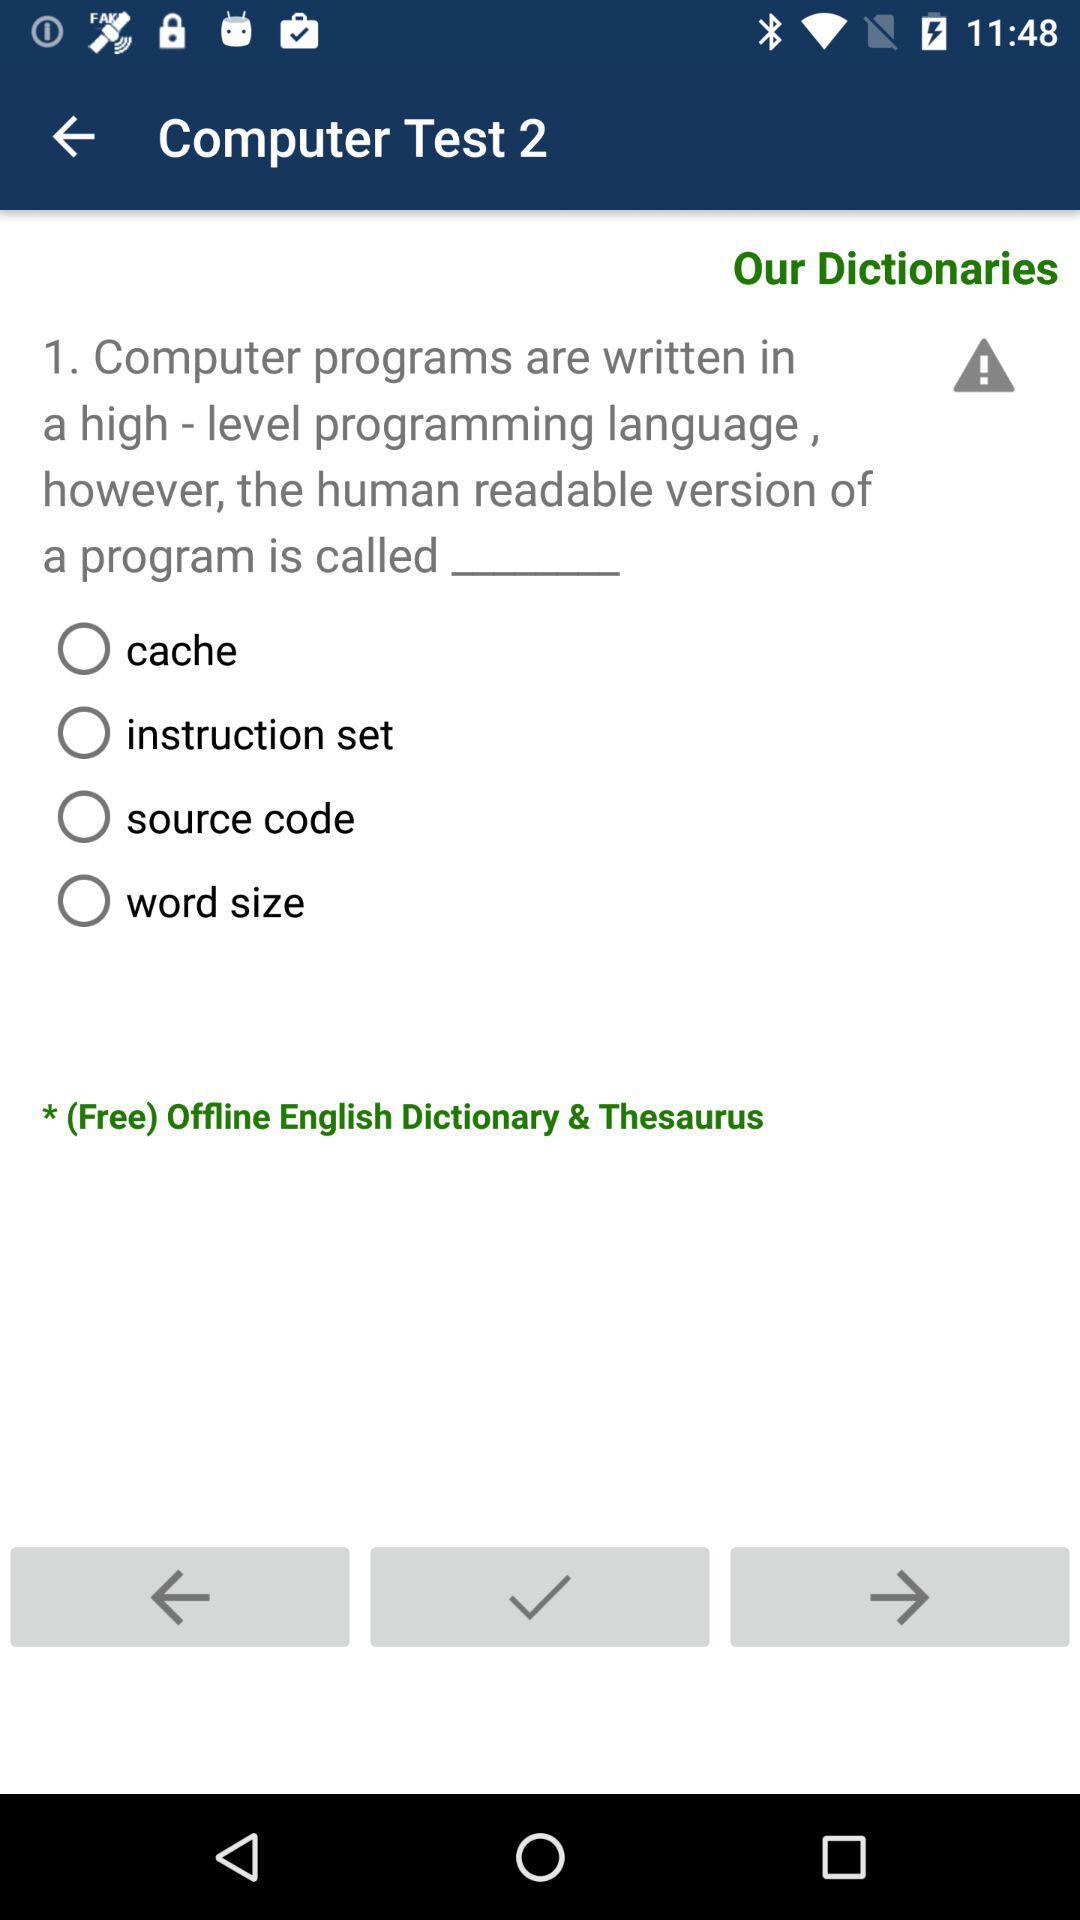 This screenshot has height=1920, width=1080. What do you see at coordinates (540, 1596) in the screenshot?
I see `submit` at bounding box center [540, 1596].